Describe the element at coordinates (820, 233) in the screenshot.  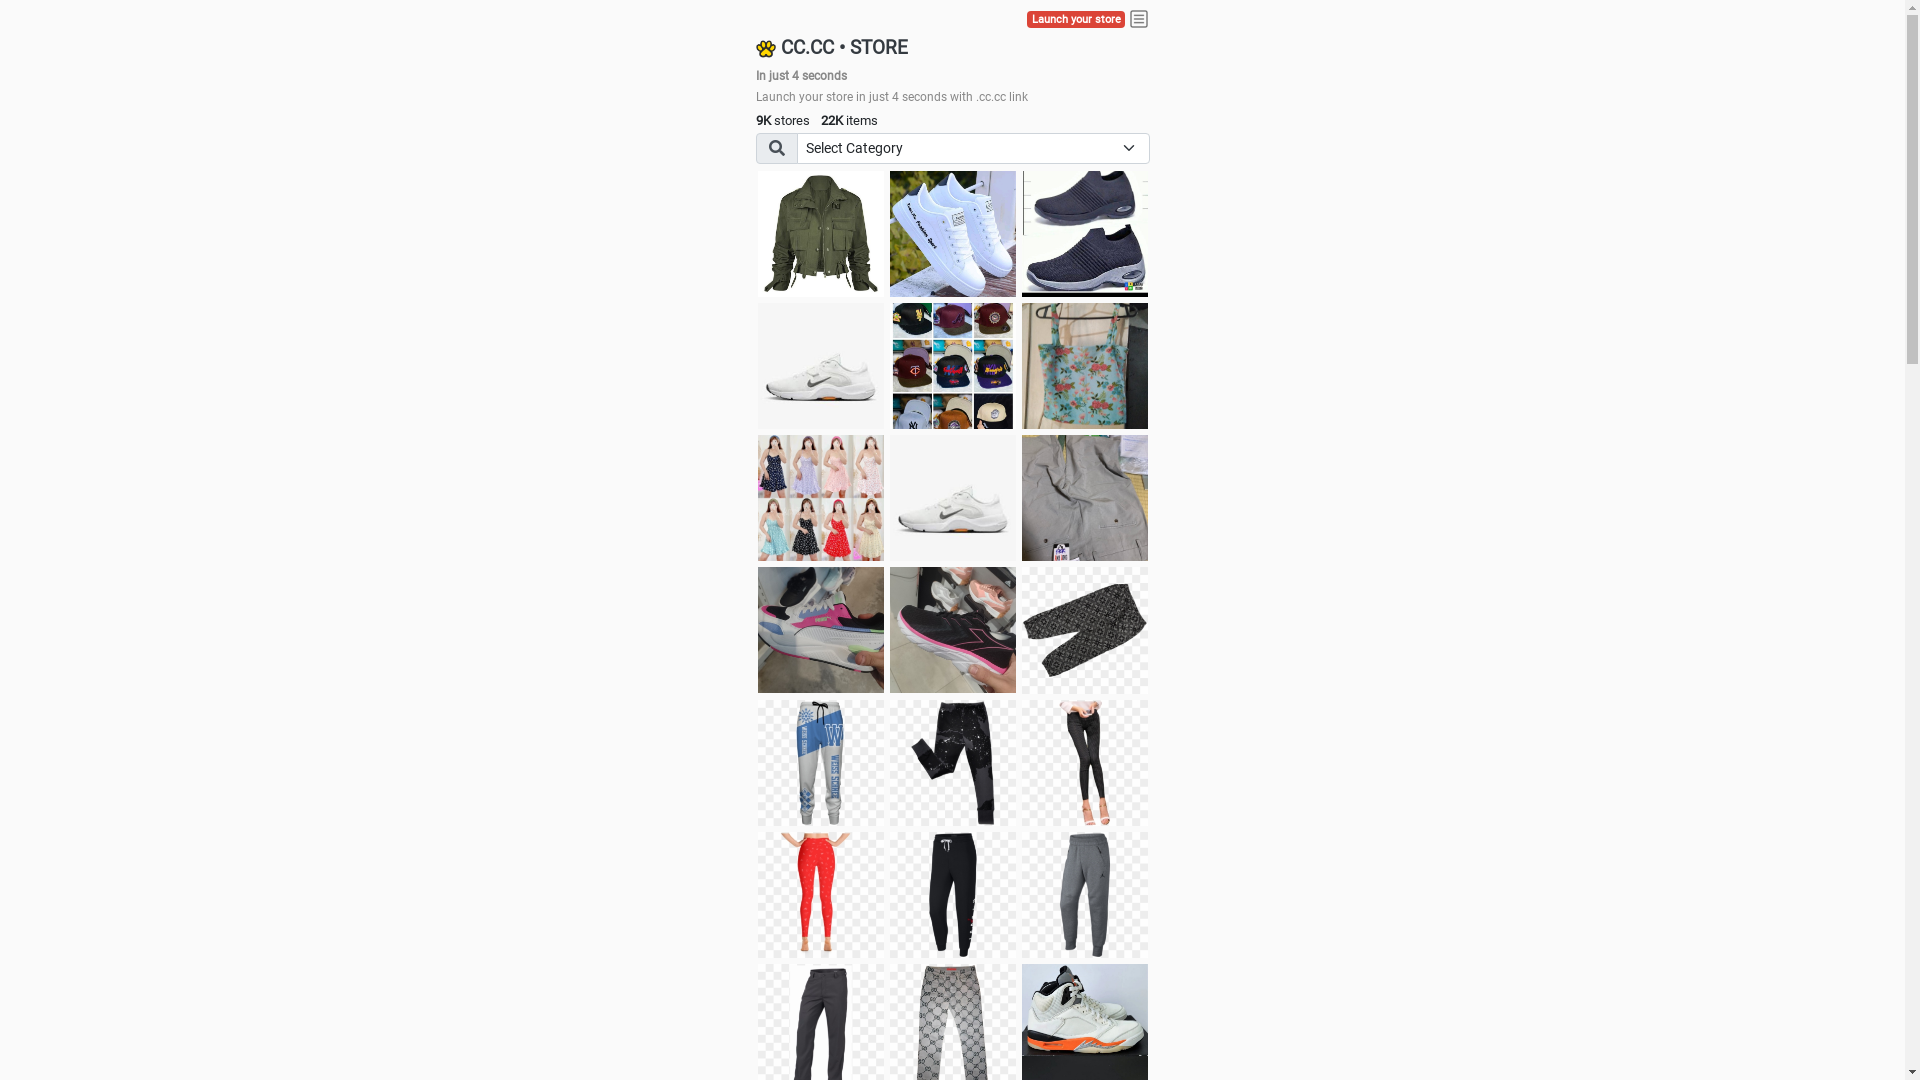
I see `'jacket'` at that location.